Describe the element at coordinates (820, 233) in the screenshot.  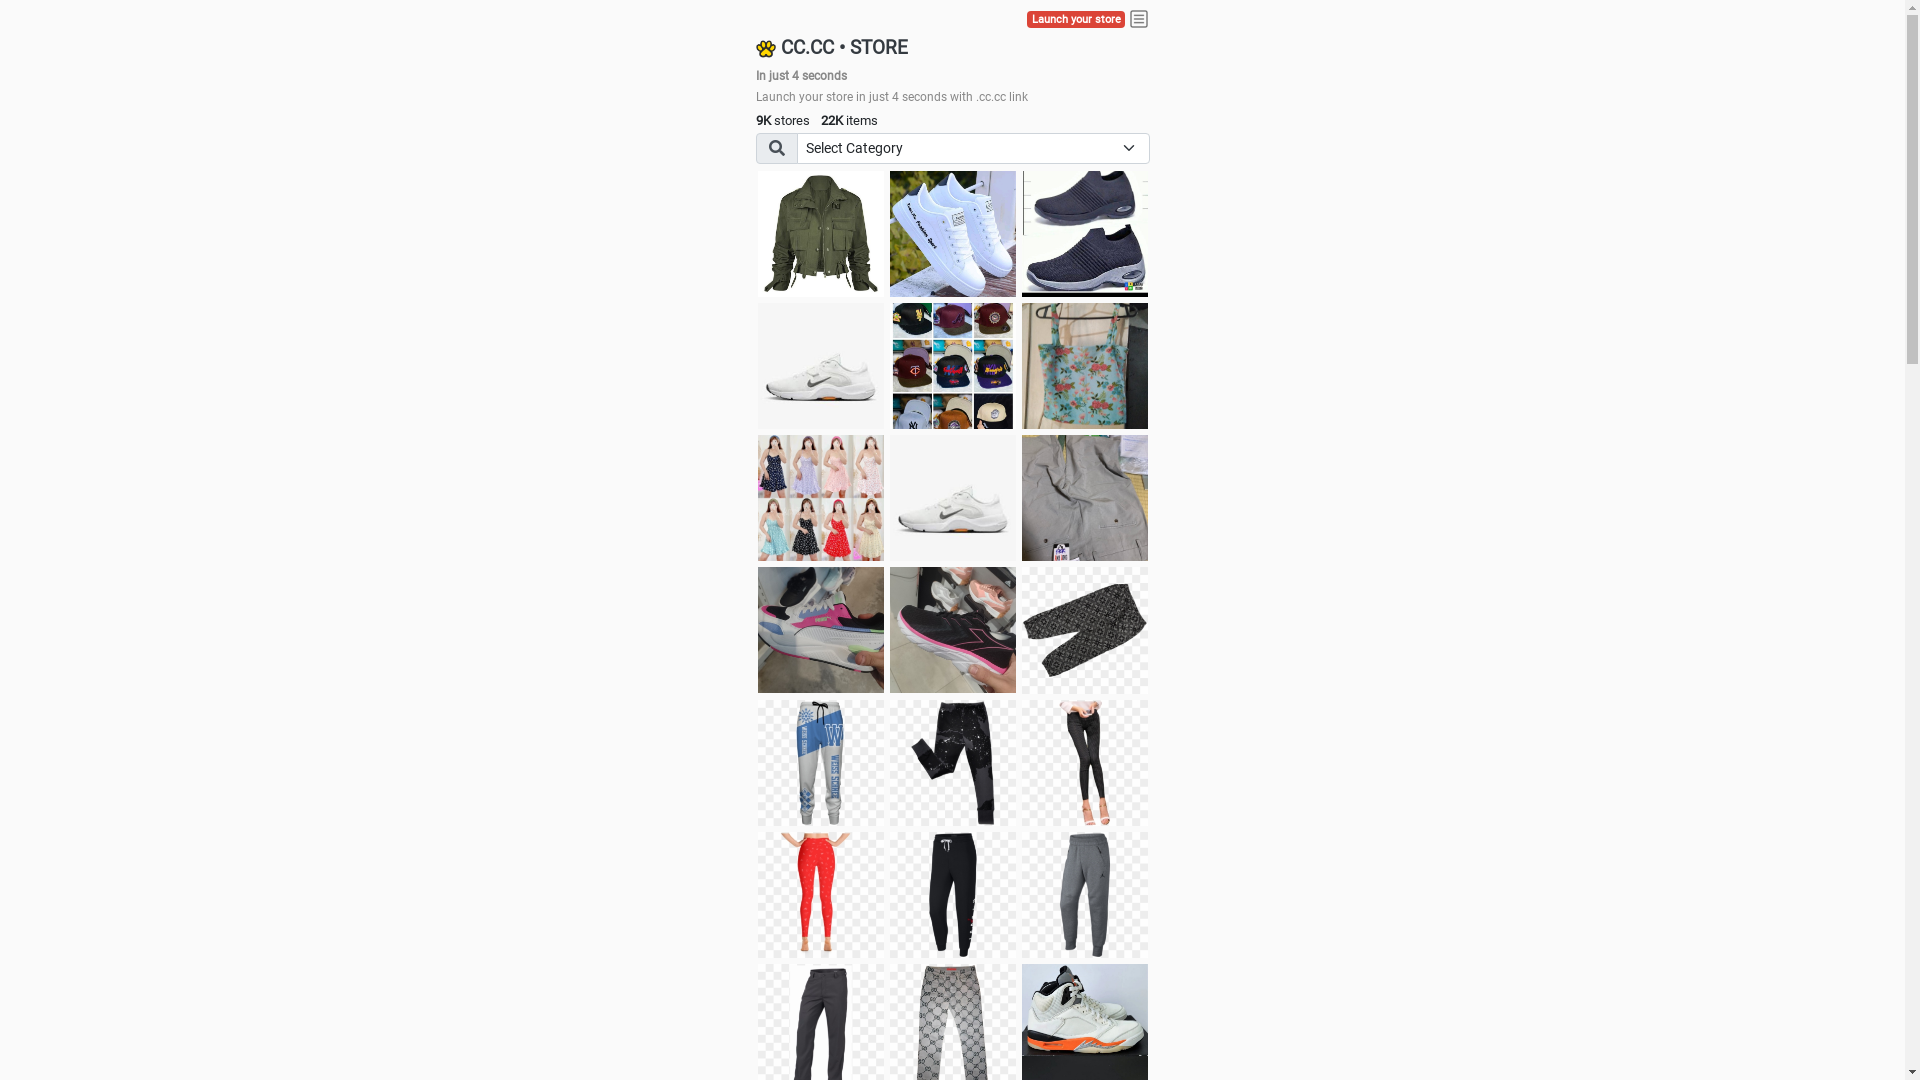
I see `'jacket'` at that location.